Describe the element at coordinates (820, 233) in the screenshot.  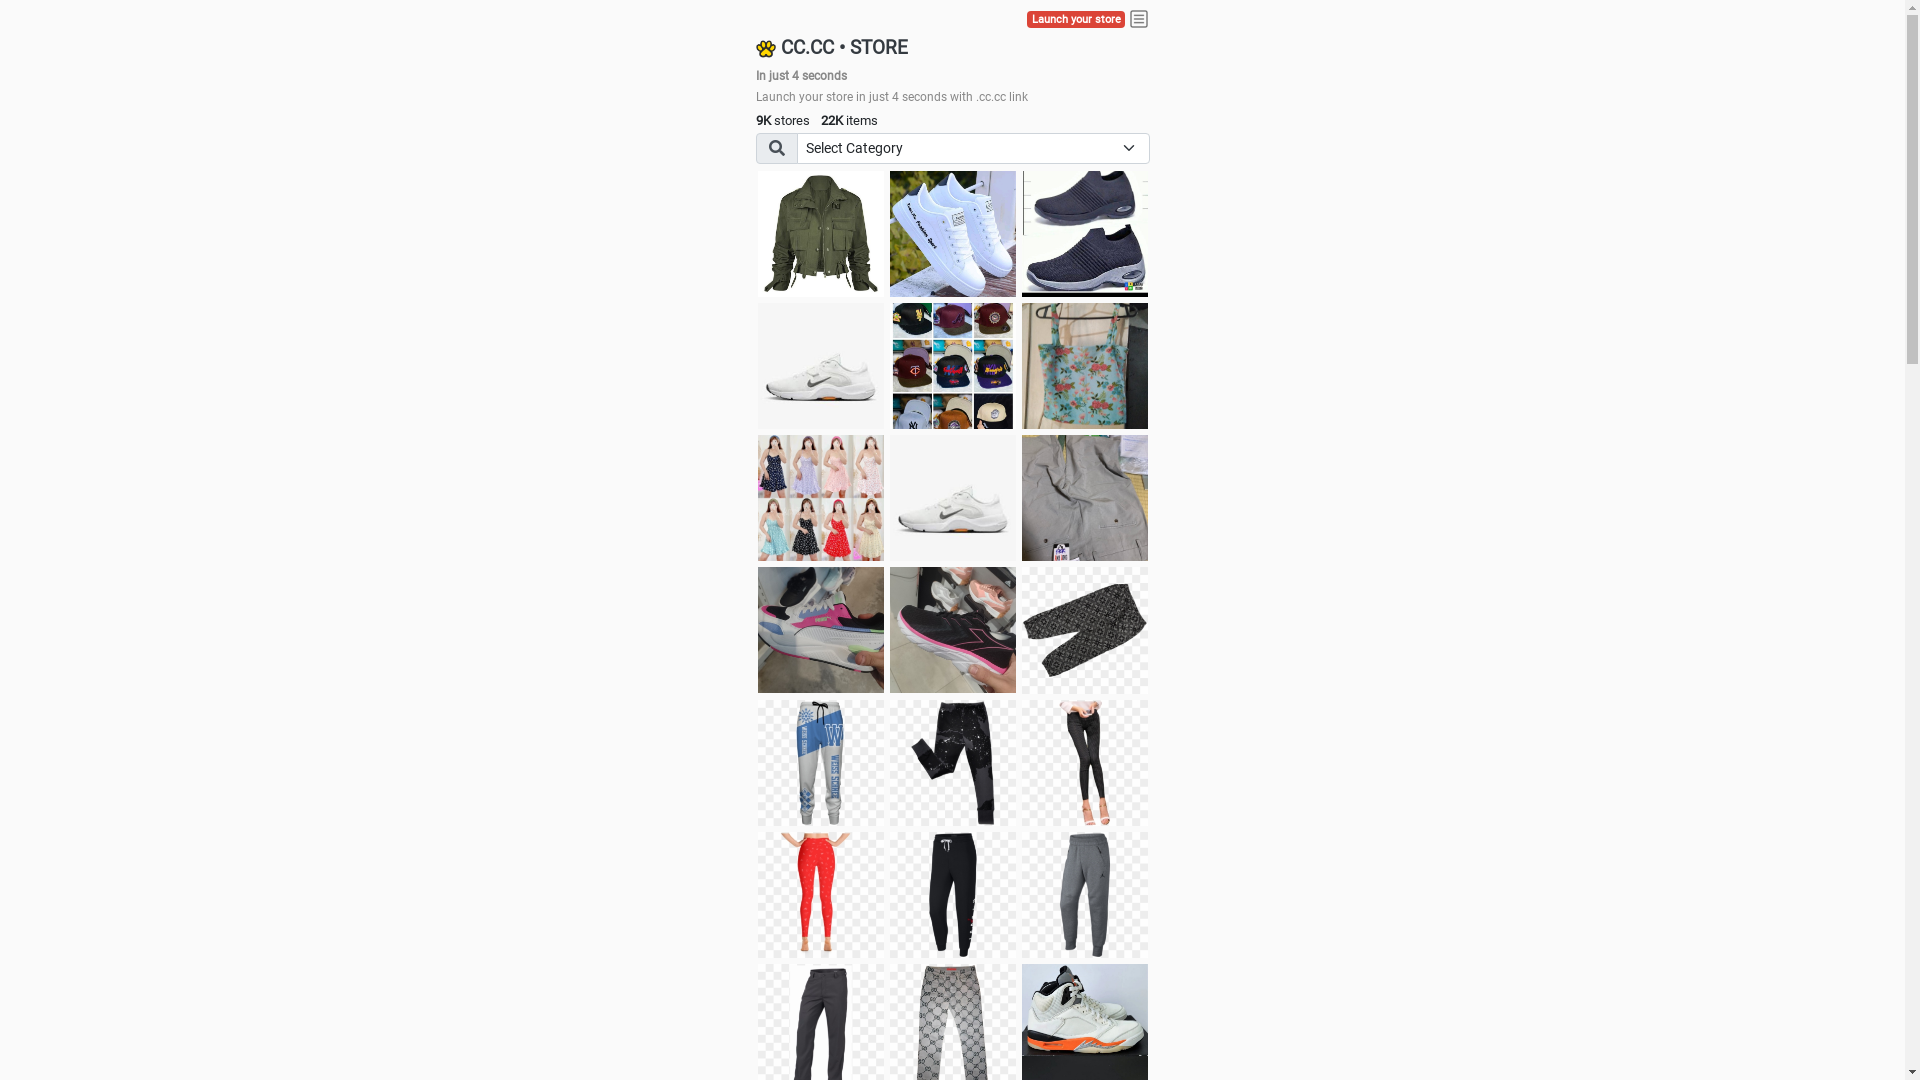
I see `'jacket'` at that location.